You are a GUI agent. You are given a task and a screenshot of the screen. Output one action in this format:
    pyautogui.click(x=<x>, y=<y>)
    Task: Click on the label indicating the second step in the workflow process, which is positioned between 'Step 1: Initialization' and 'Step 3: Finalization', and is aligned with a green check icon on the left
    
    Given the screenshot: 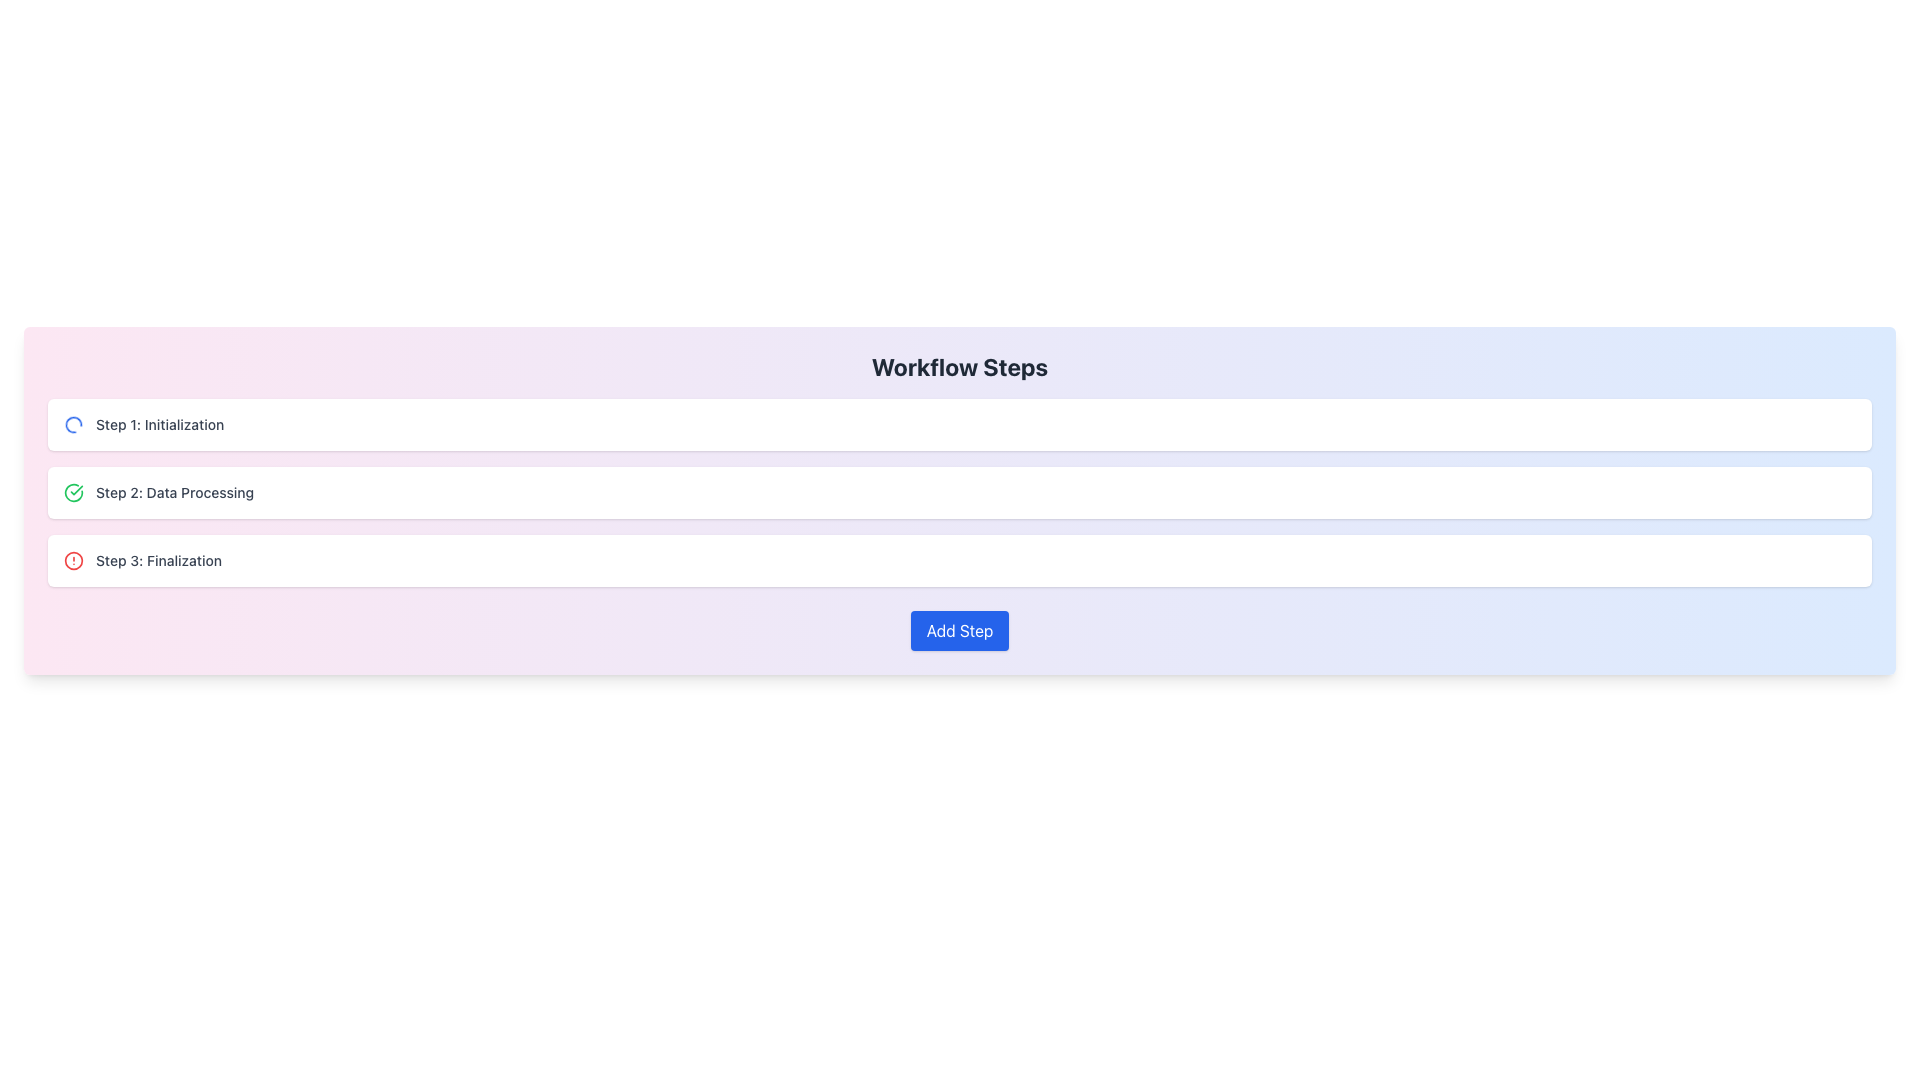 What is the action you would take?
    pyautogui.click(x=175, y=493)
    